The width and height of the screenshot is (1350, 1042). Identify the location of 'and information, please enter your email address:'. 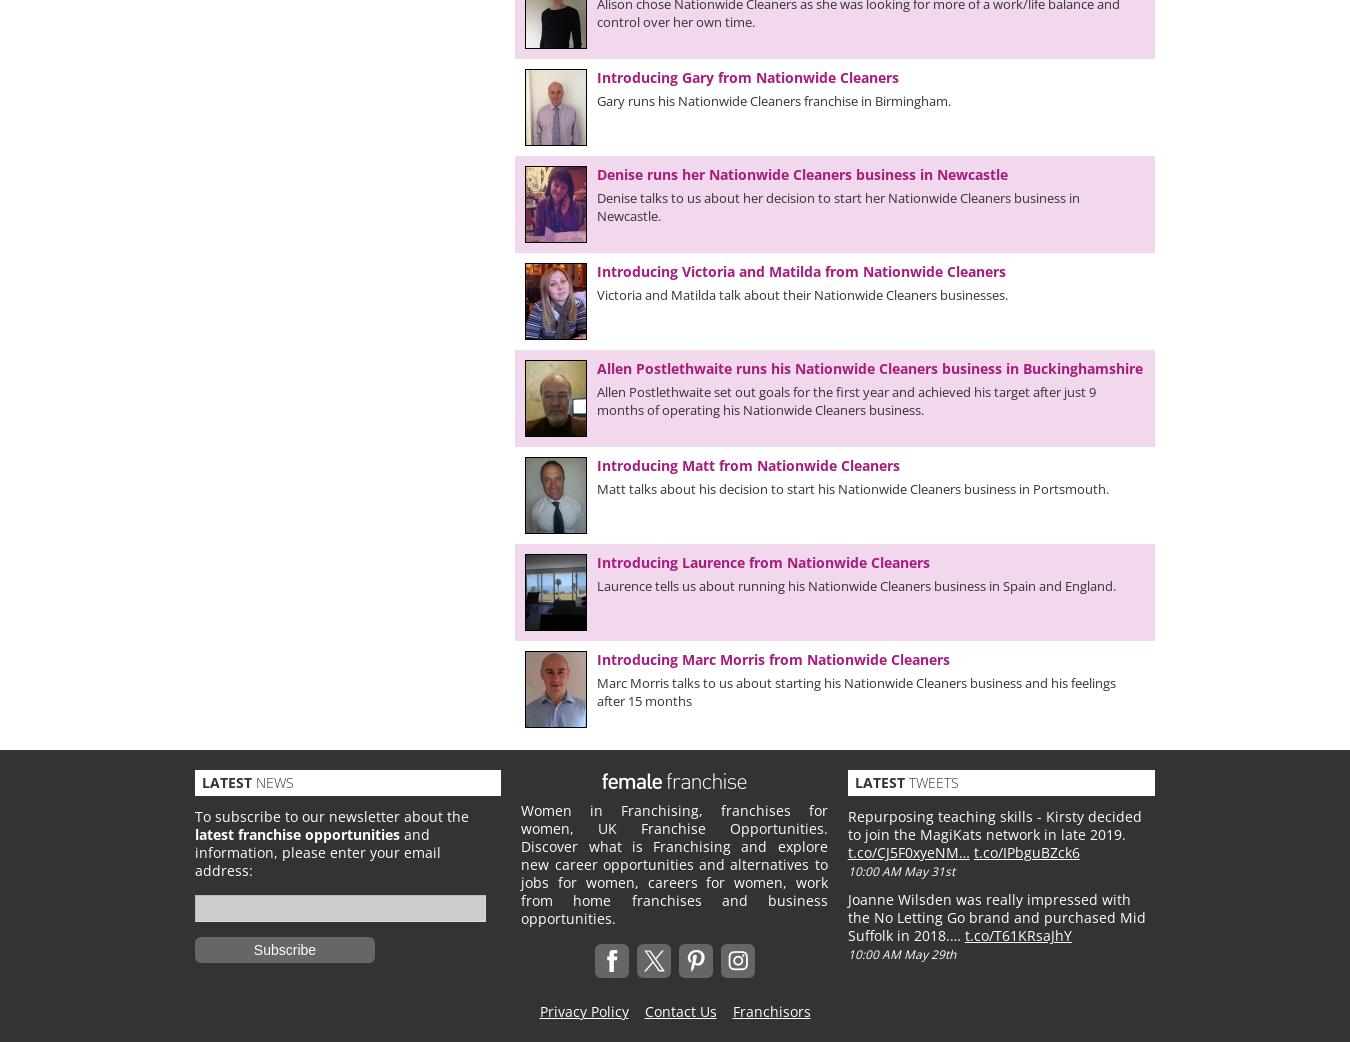
(317, 852).